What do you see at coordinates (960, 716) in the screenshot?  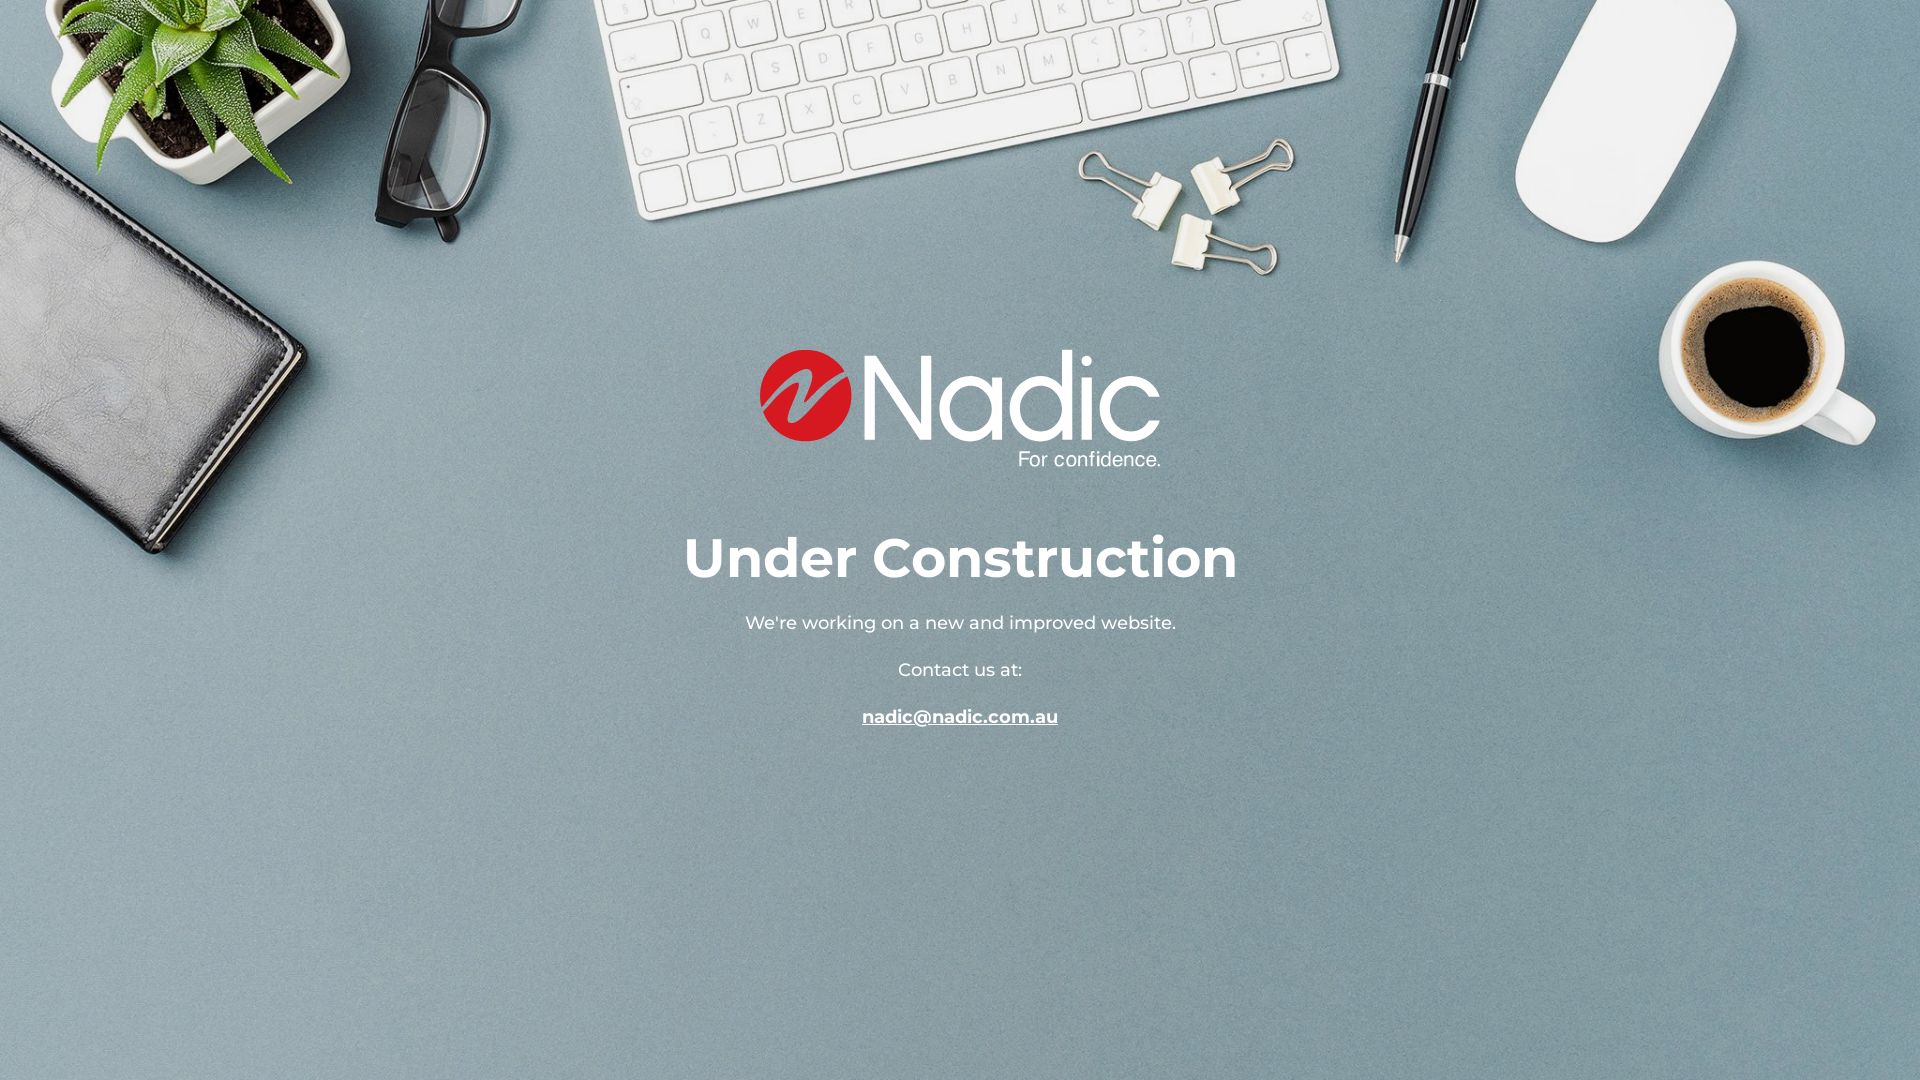 I see `'nadic@nadic.com.au'` at bounding box center [960, 716].